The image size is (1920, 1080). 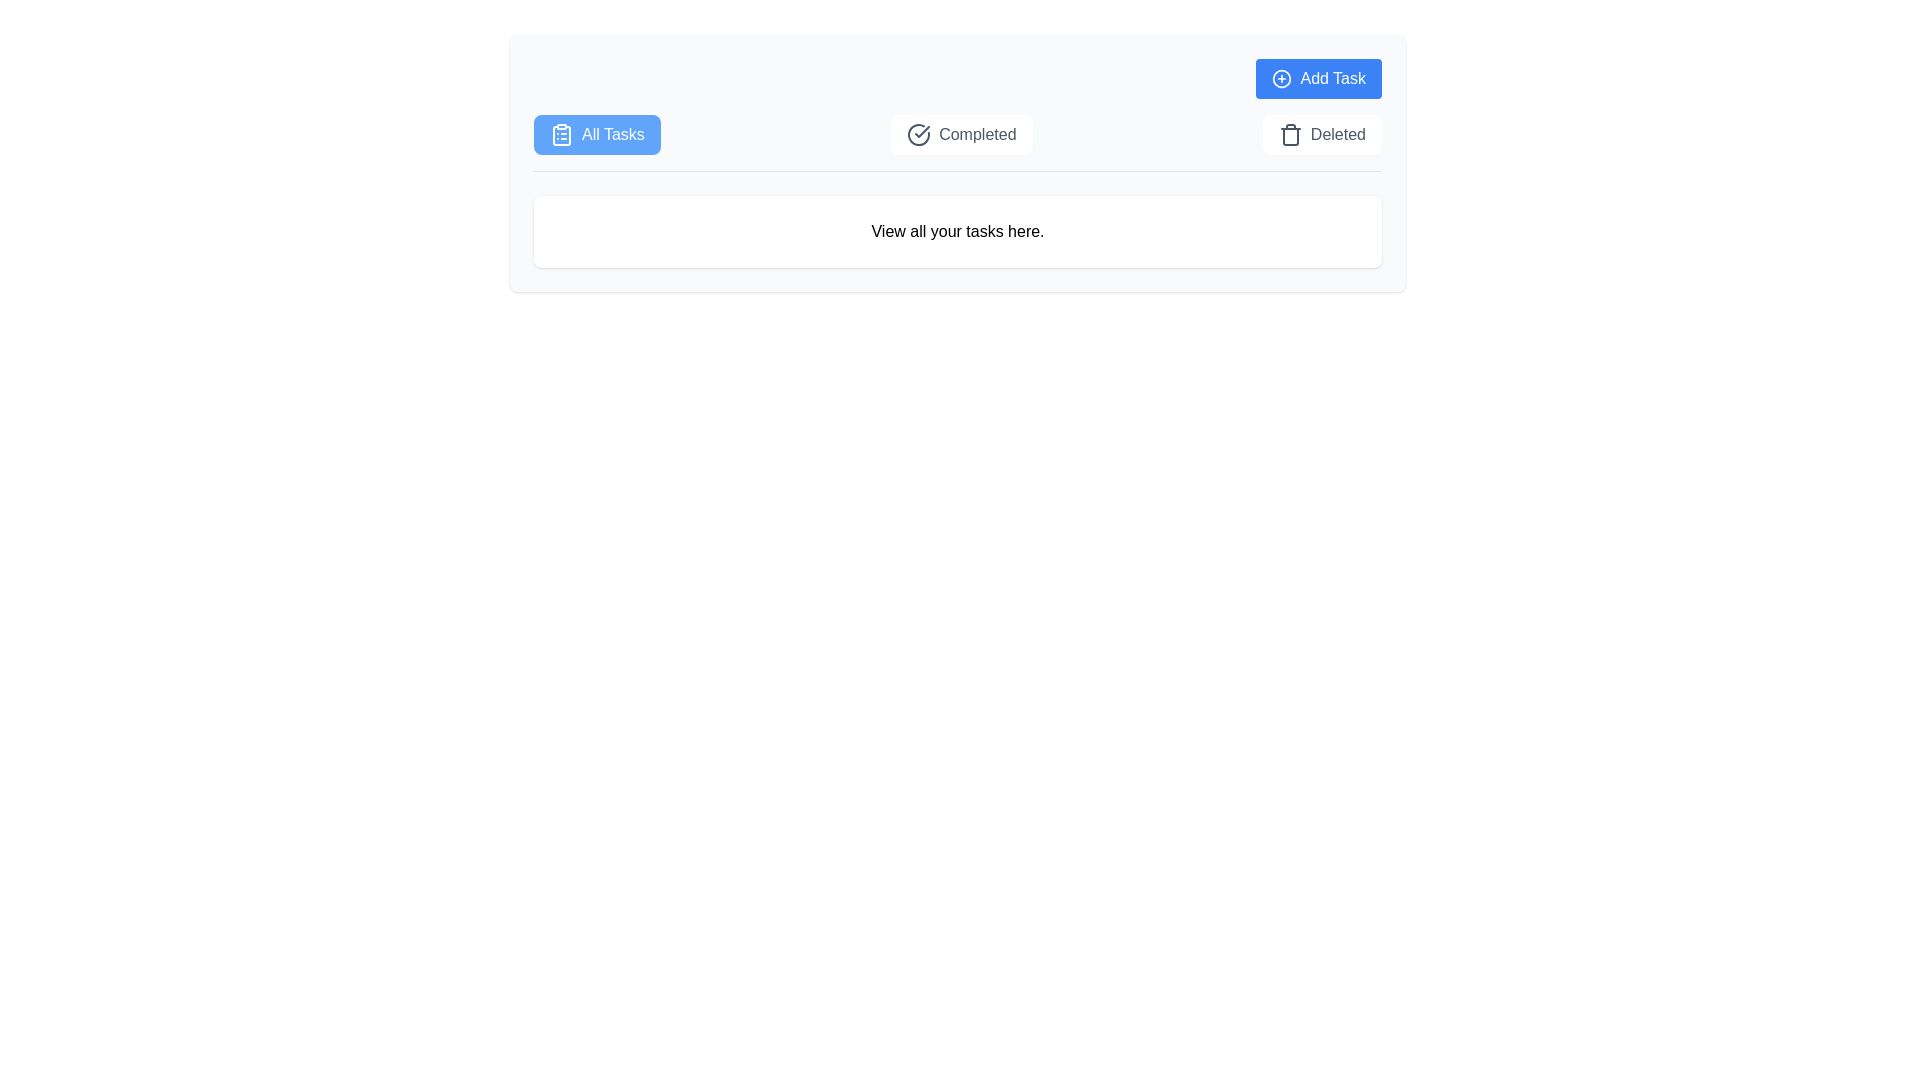 What do you see at coordinates (918, 135) in the screenshot?
I see `the completion status icon which is part of the 'Completed' button, located centrally among the top-level buttons at the top of the layout` at bounding box center [918, 135].